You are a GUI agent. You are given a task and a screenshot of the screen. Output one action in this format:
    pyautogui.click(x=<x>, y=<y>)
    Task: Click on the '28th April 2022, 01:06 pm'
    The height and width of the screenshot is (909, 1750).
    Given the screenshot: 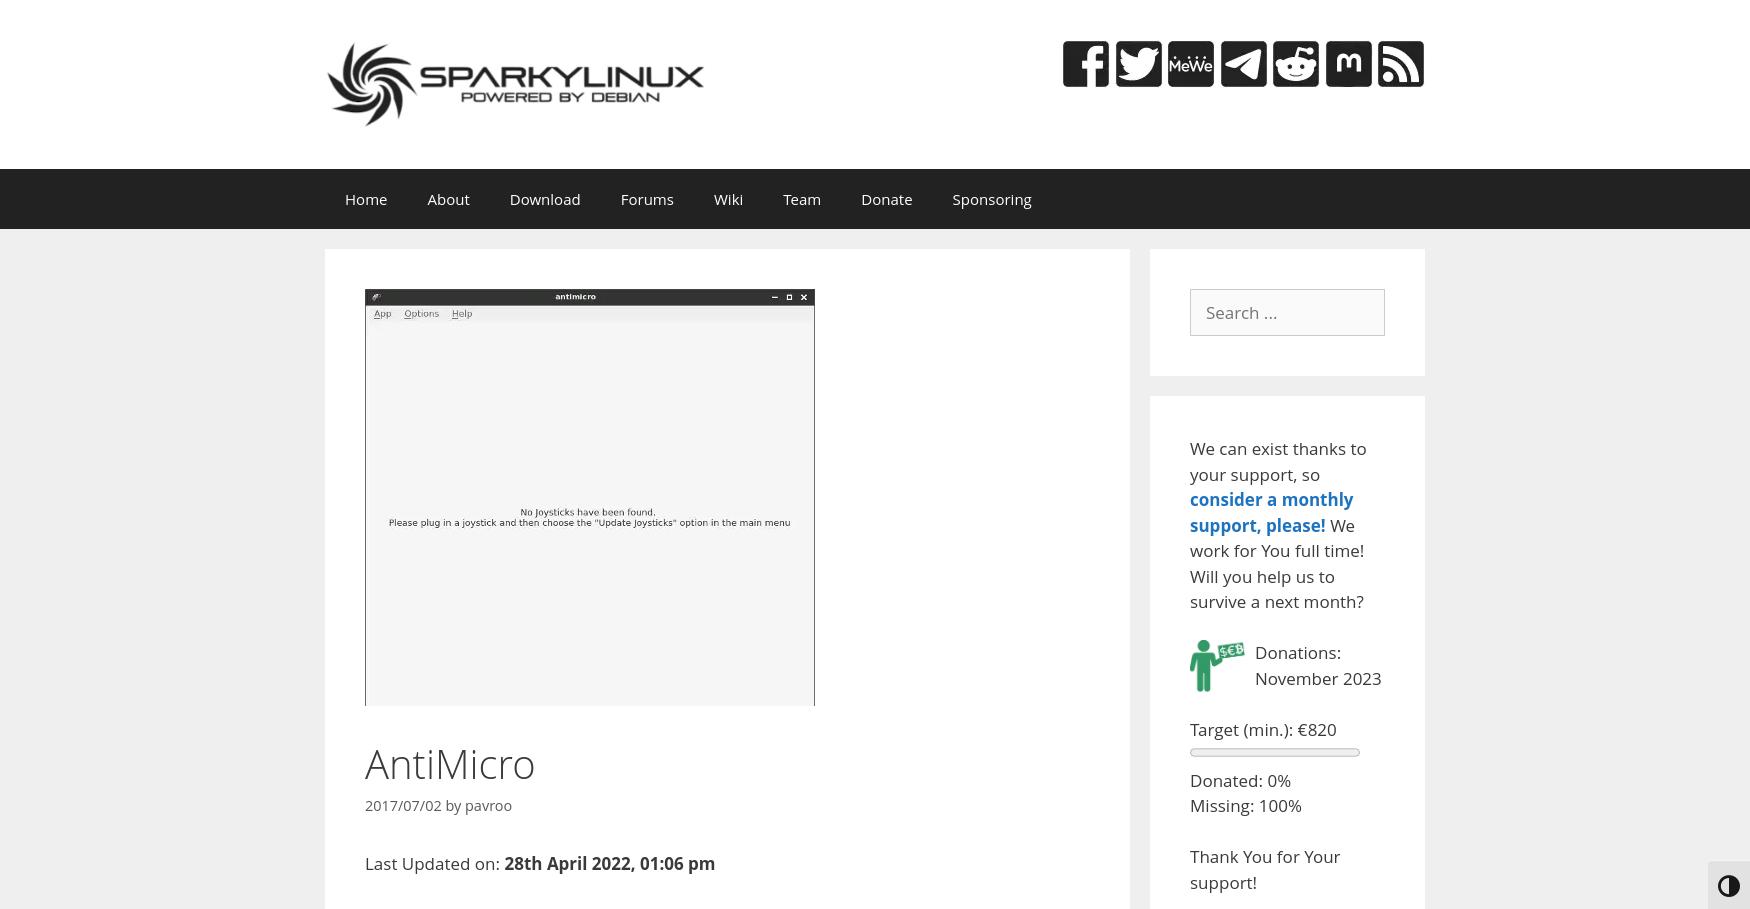 What is the action you would take?
    pyautogui.click(x=609, y=861)
    